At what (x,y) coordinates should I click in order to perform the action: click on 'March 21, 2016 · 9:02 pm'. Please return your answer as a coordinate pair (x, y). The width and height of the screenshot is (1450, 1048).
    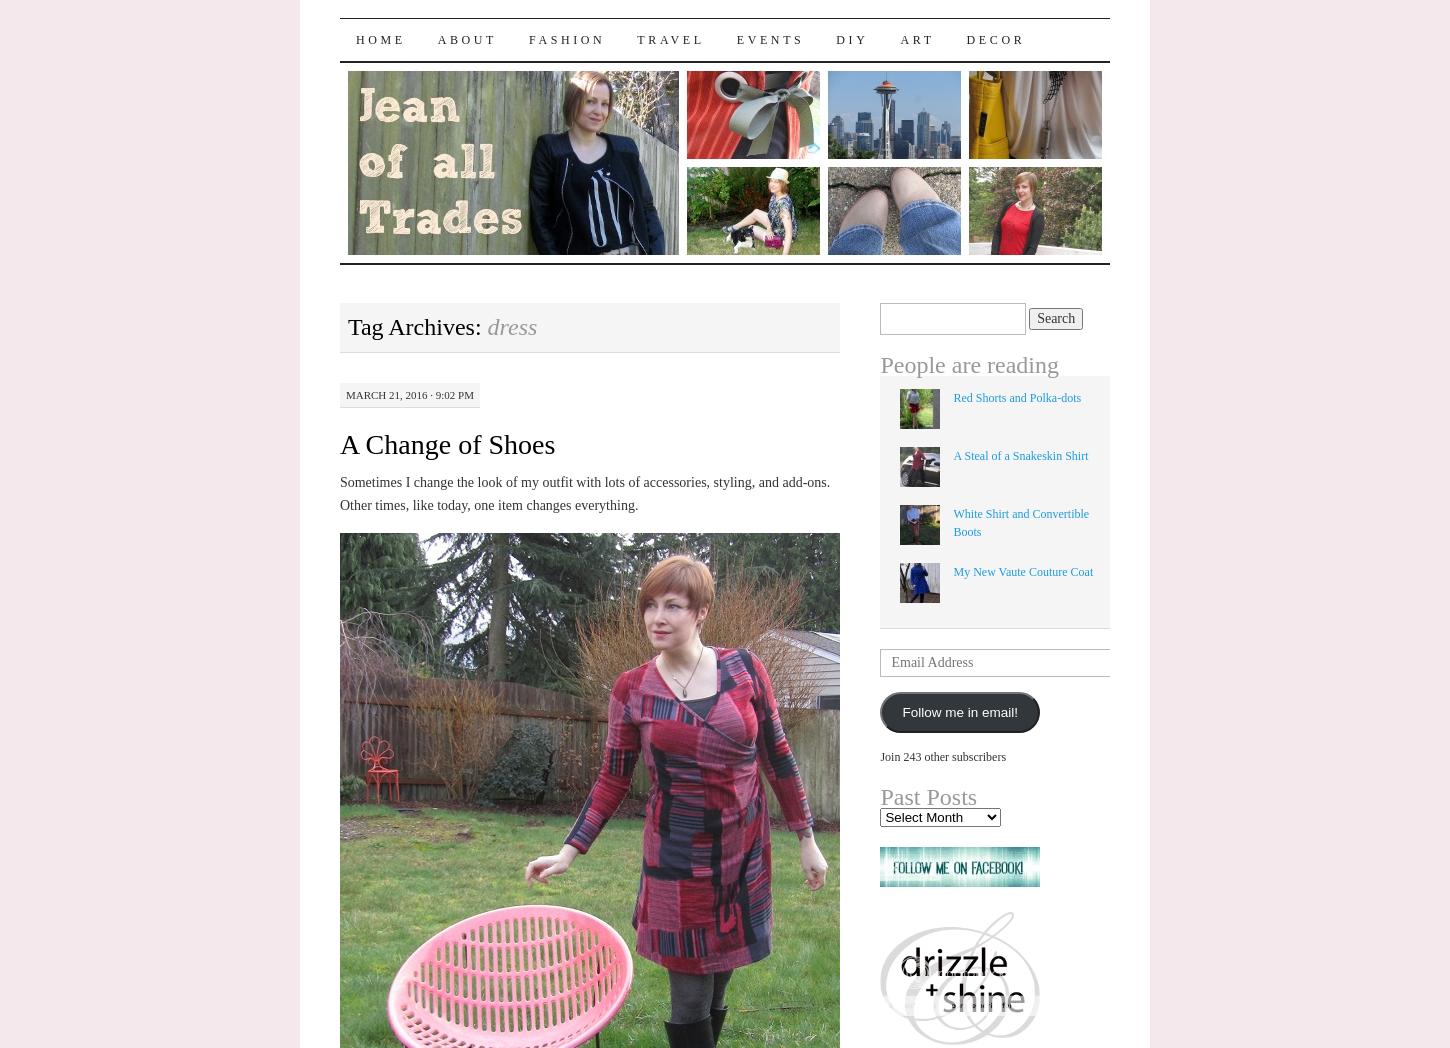
    Looking at the image, I should click on (408, 394).